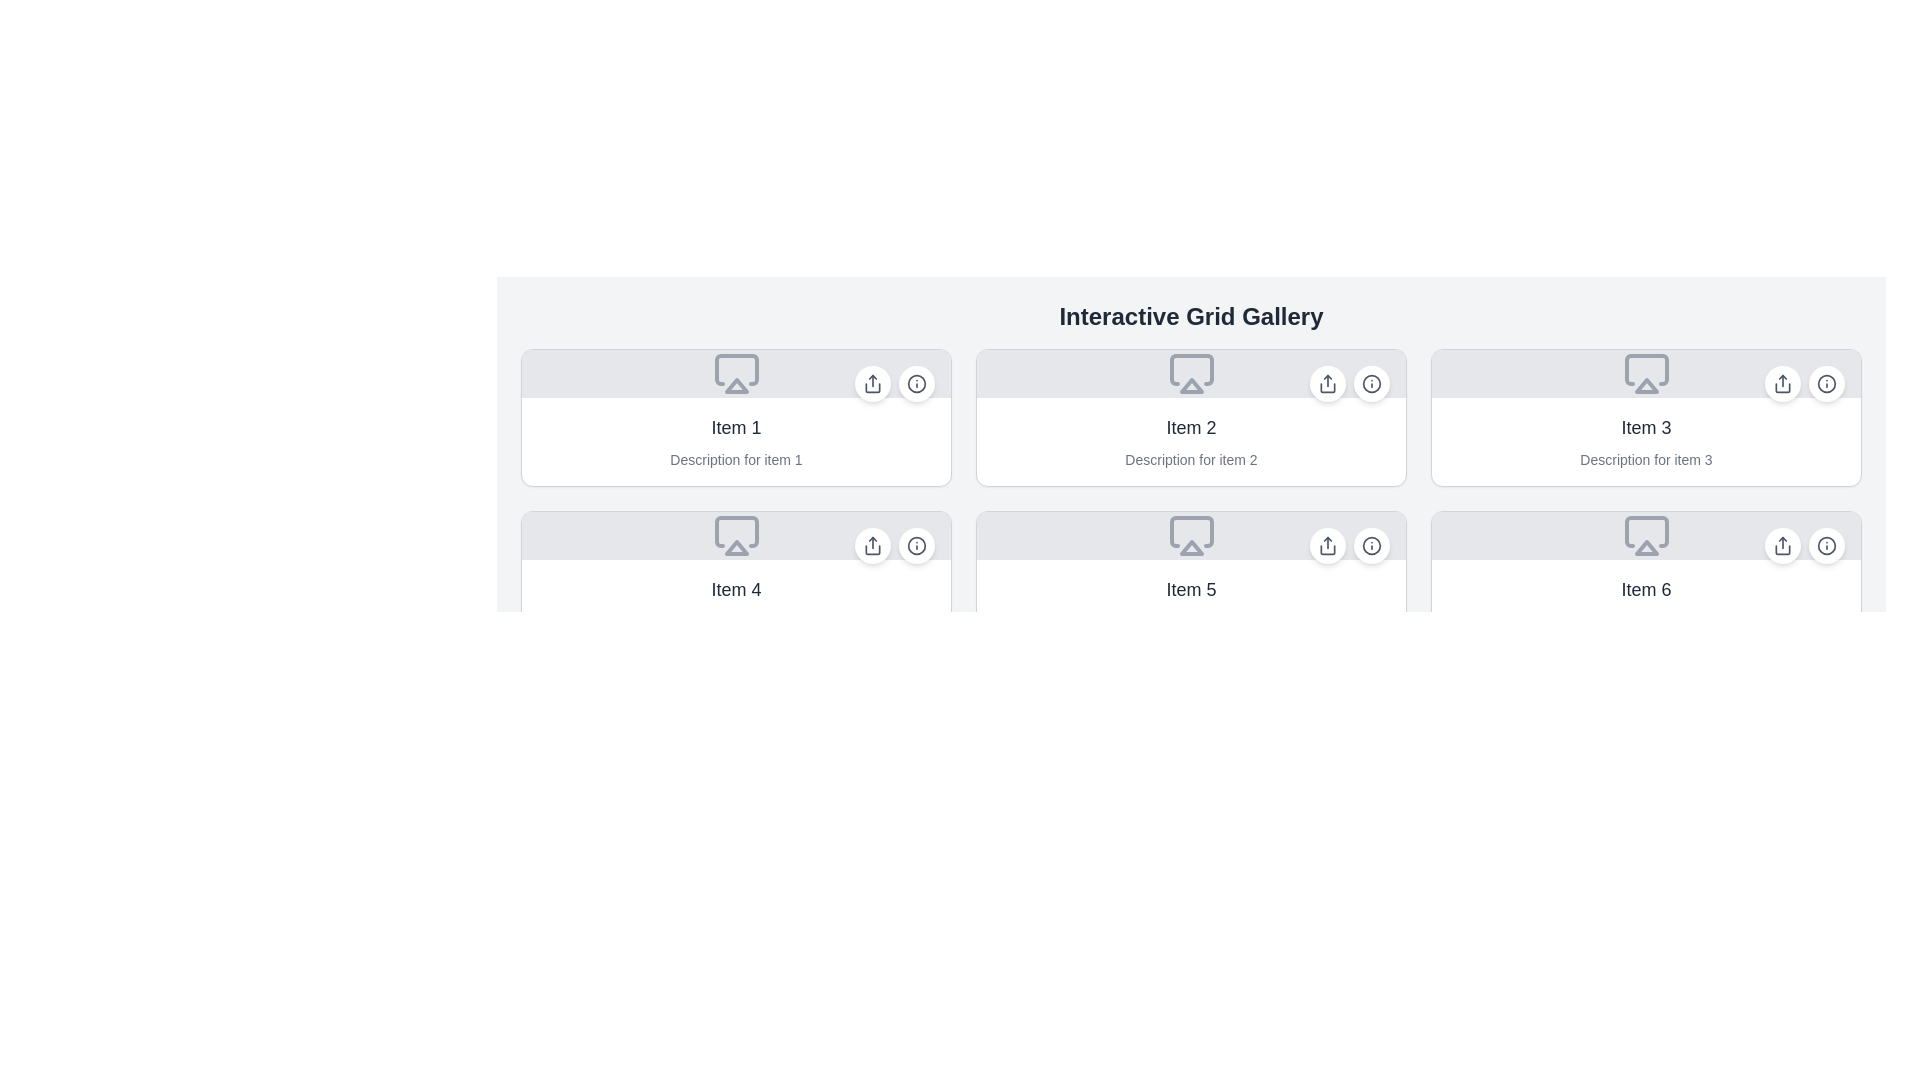  Describe the element at coordinates (1782, 546) in the screenshot. I see `the 'share' button icon located at the top-right corner of the cell labeled 'Item 6'` at that location.